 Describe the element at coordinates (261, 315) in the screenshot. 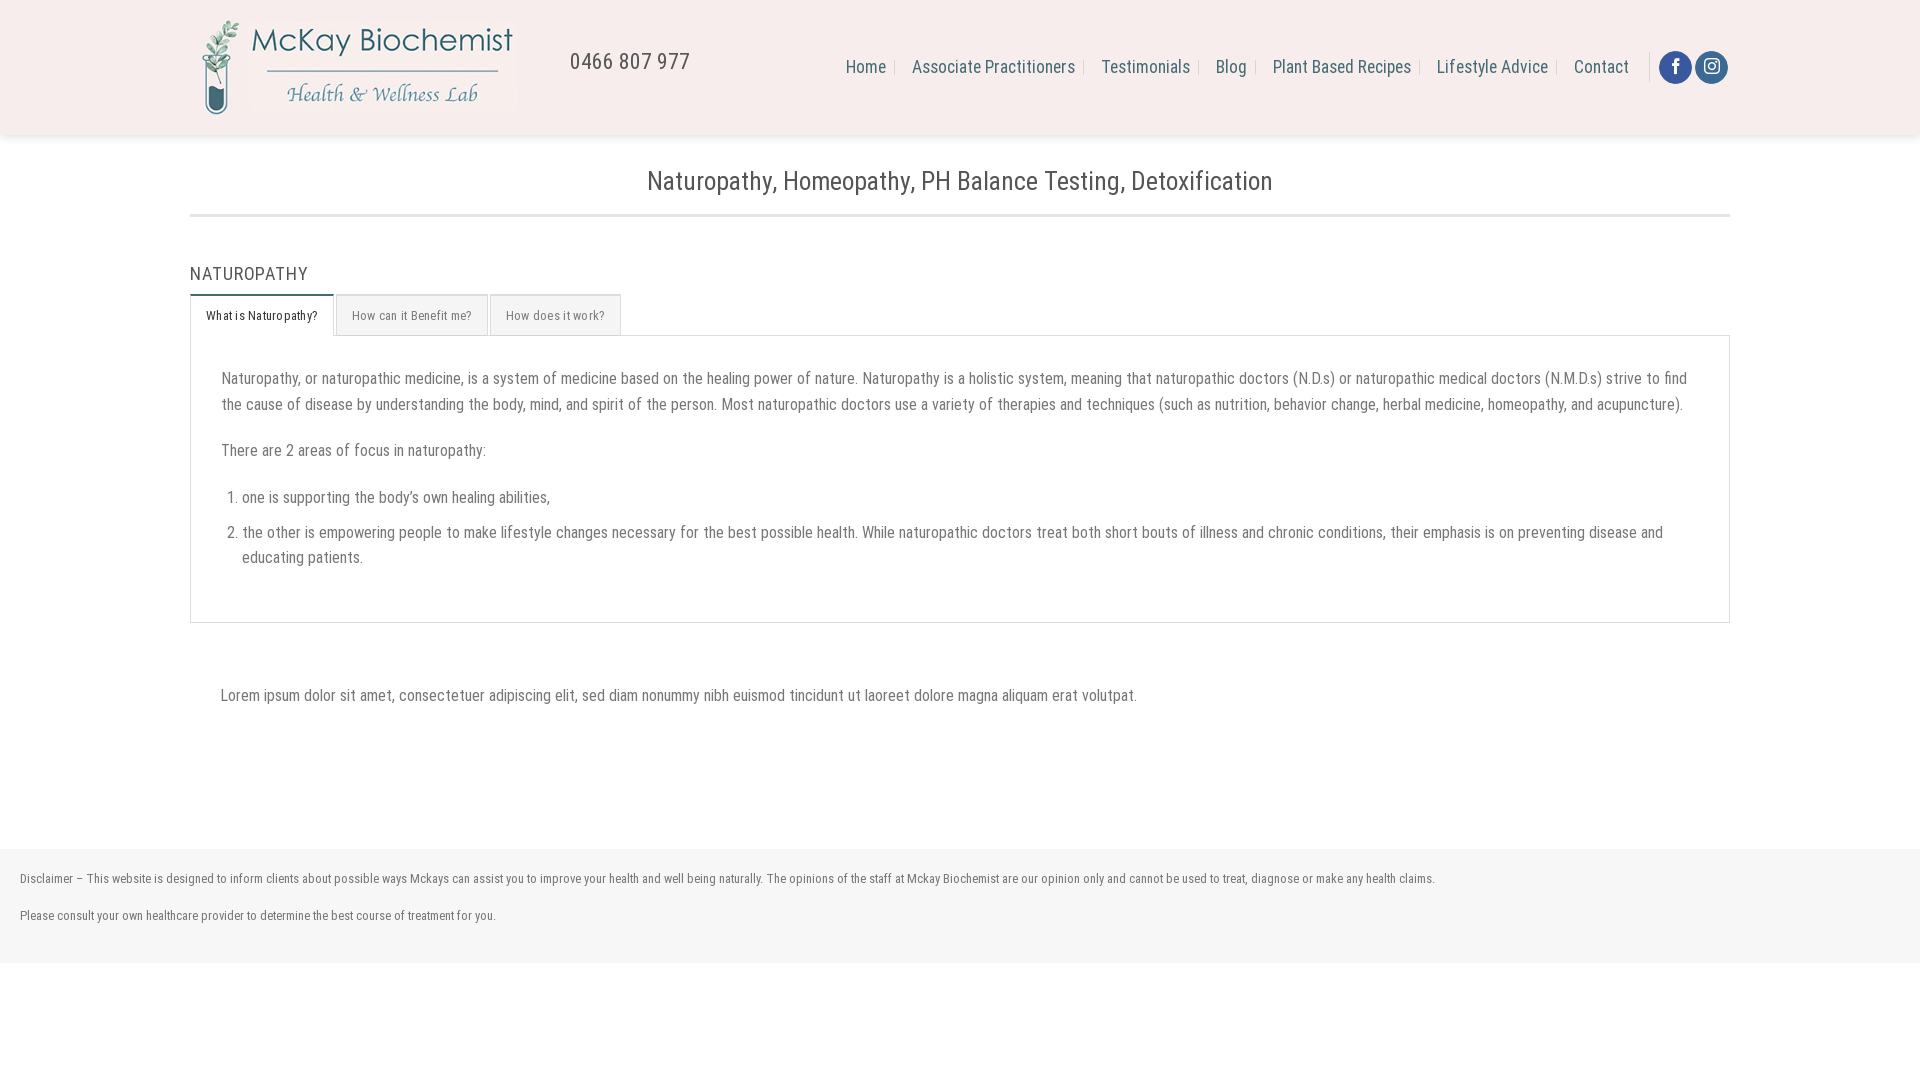

I see `'What is Naturopathy?'` at that location.